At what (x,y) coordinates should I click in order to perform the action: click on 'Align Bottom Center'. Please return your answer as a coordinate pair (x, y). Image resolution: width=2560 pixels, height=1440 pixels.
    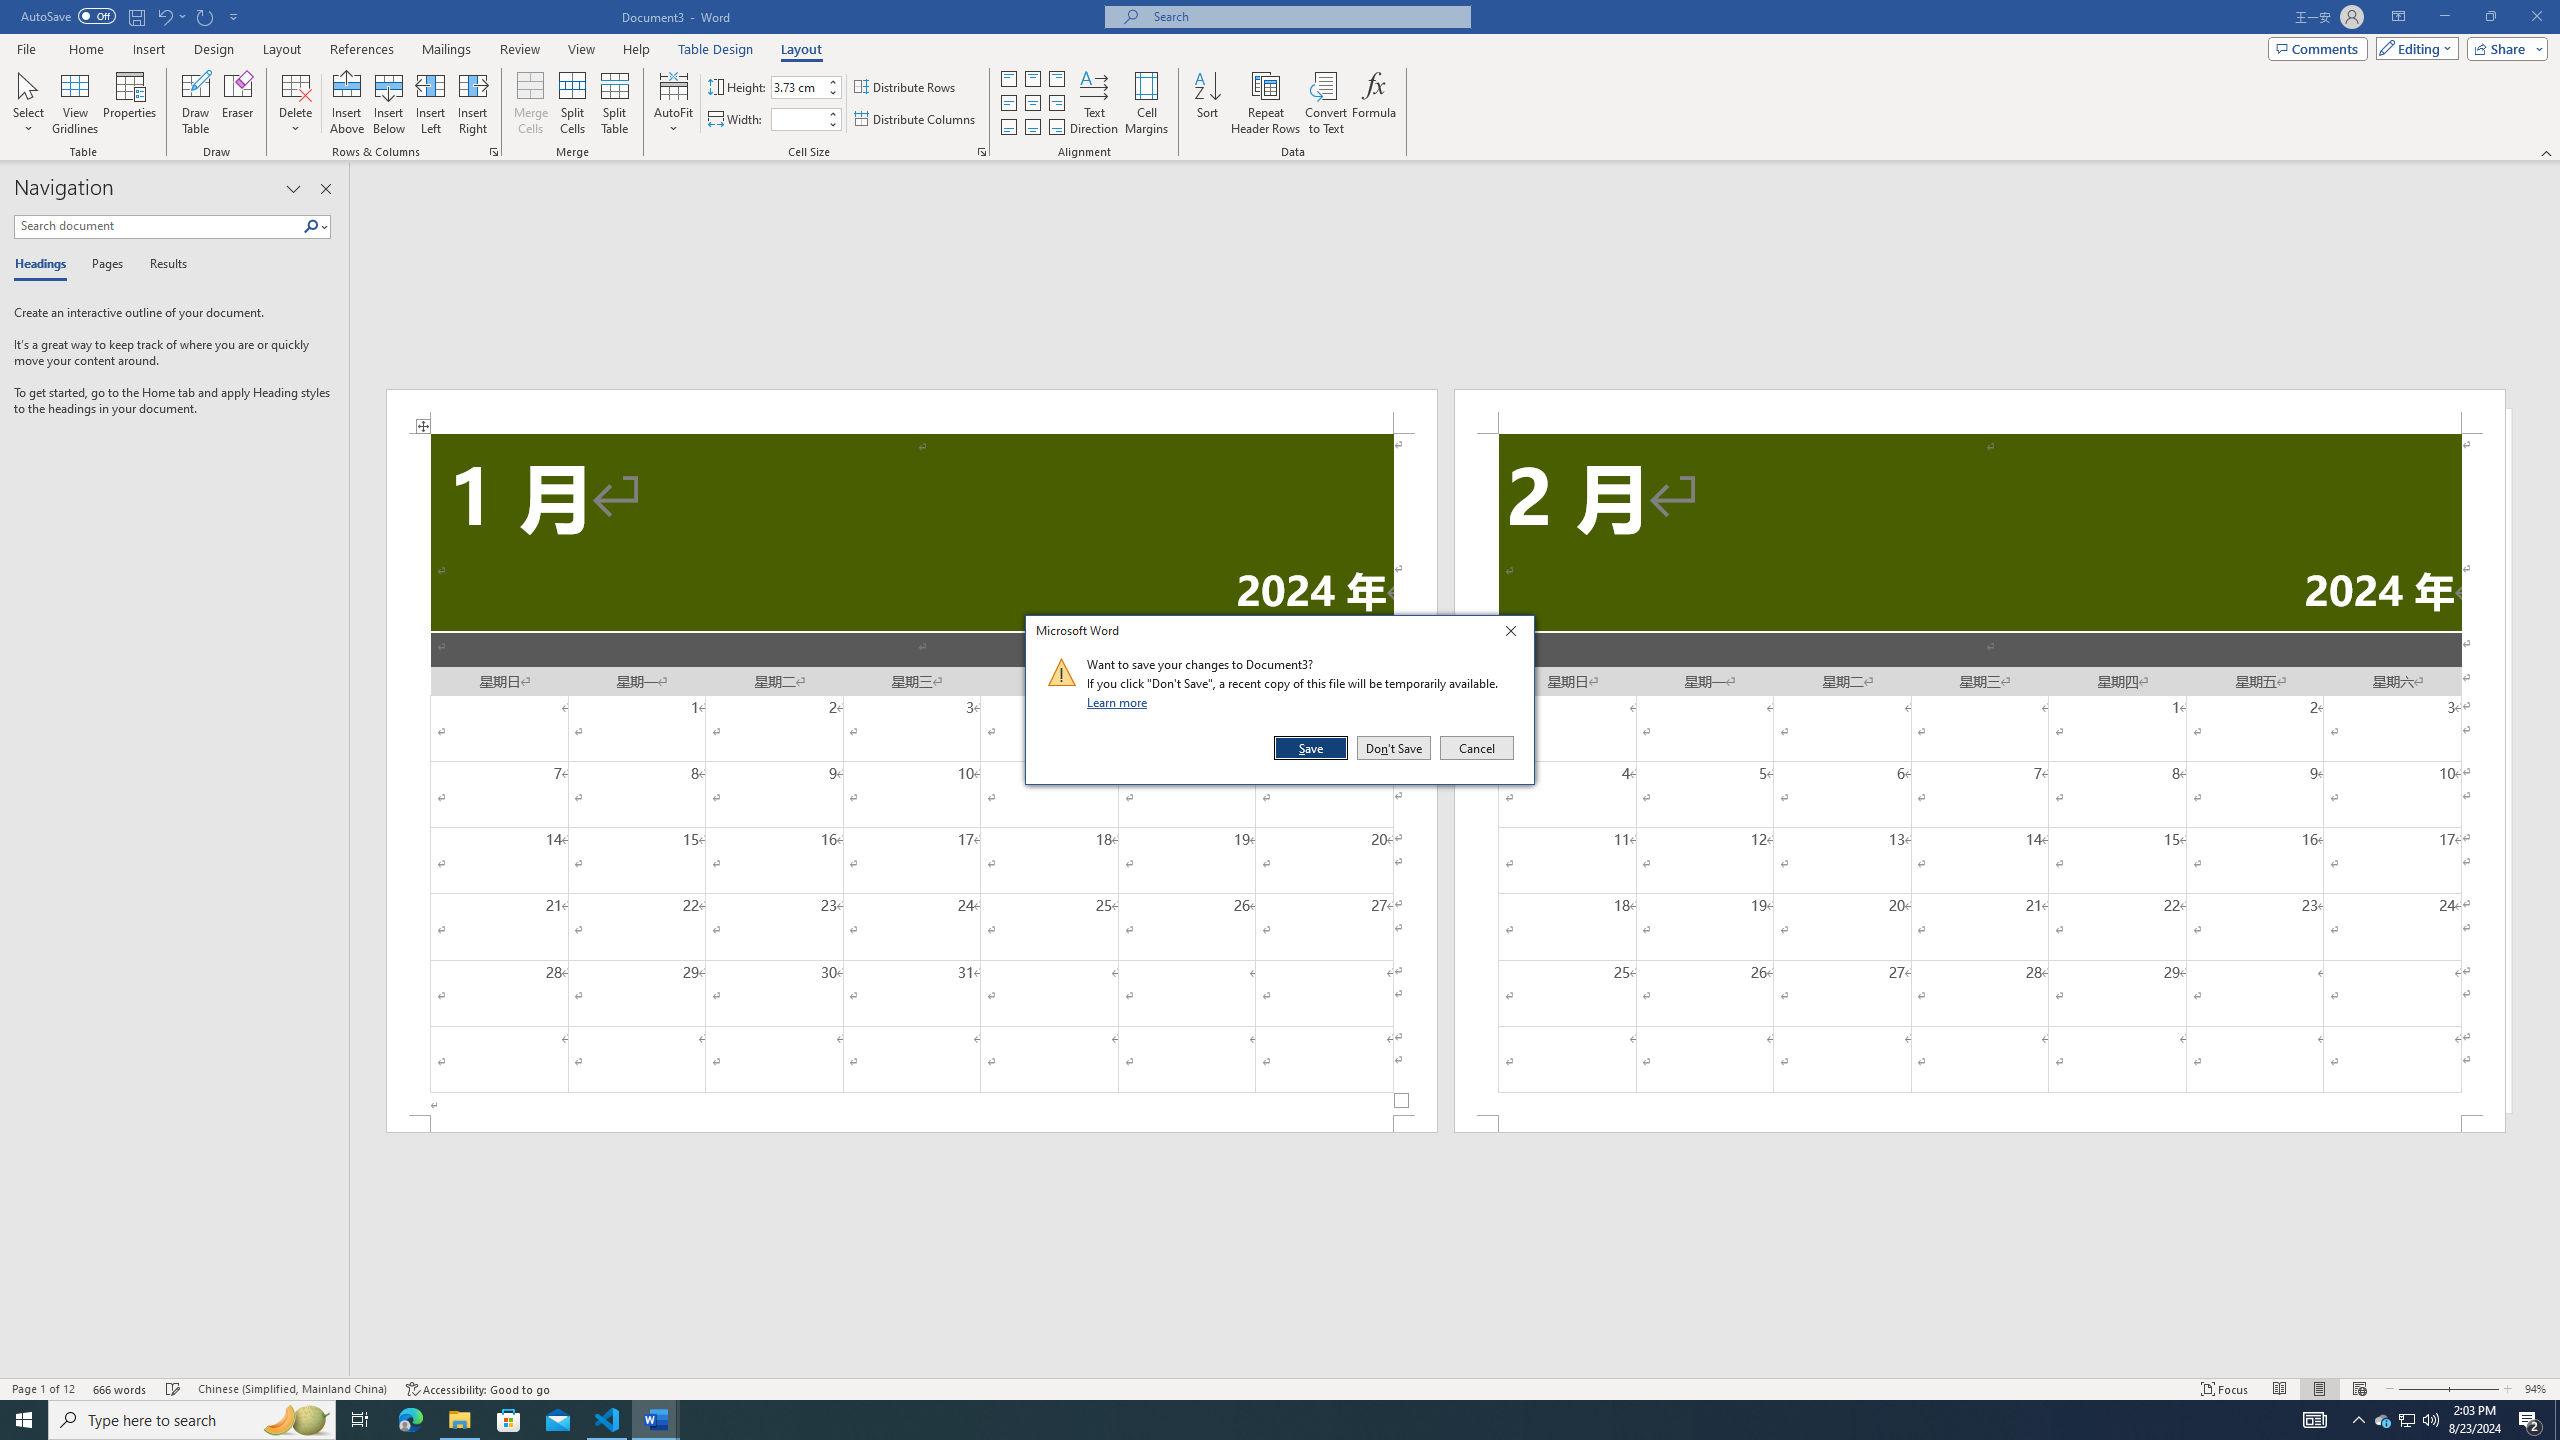
    Looking at the image, I should click on (1031, 127).